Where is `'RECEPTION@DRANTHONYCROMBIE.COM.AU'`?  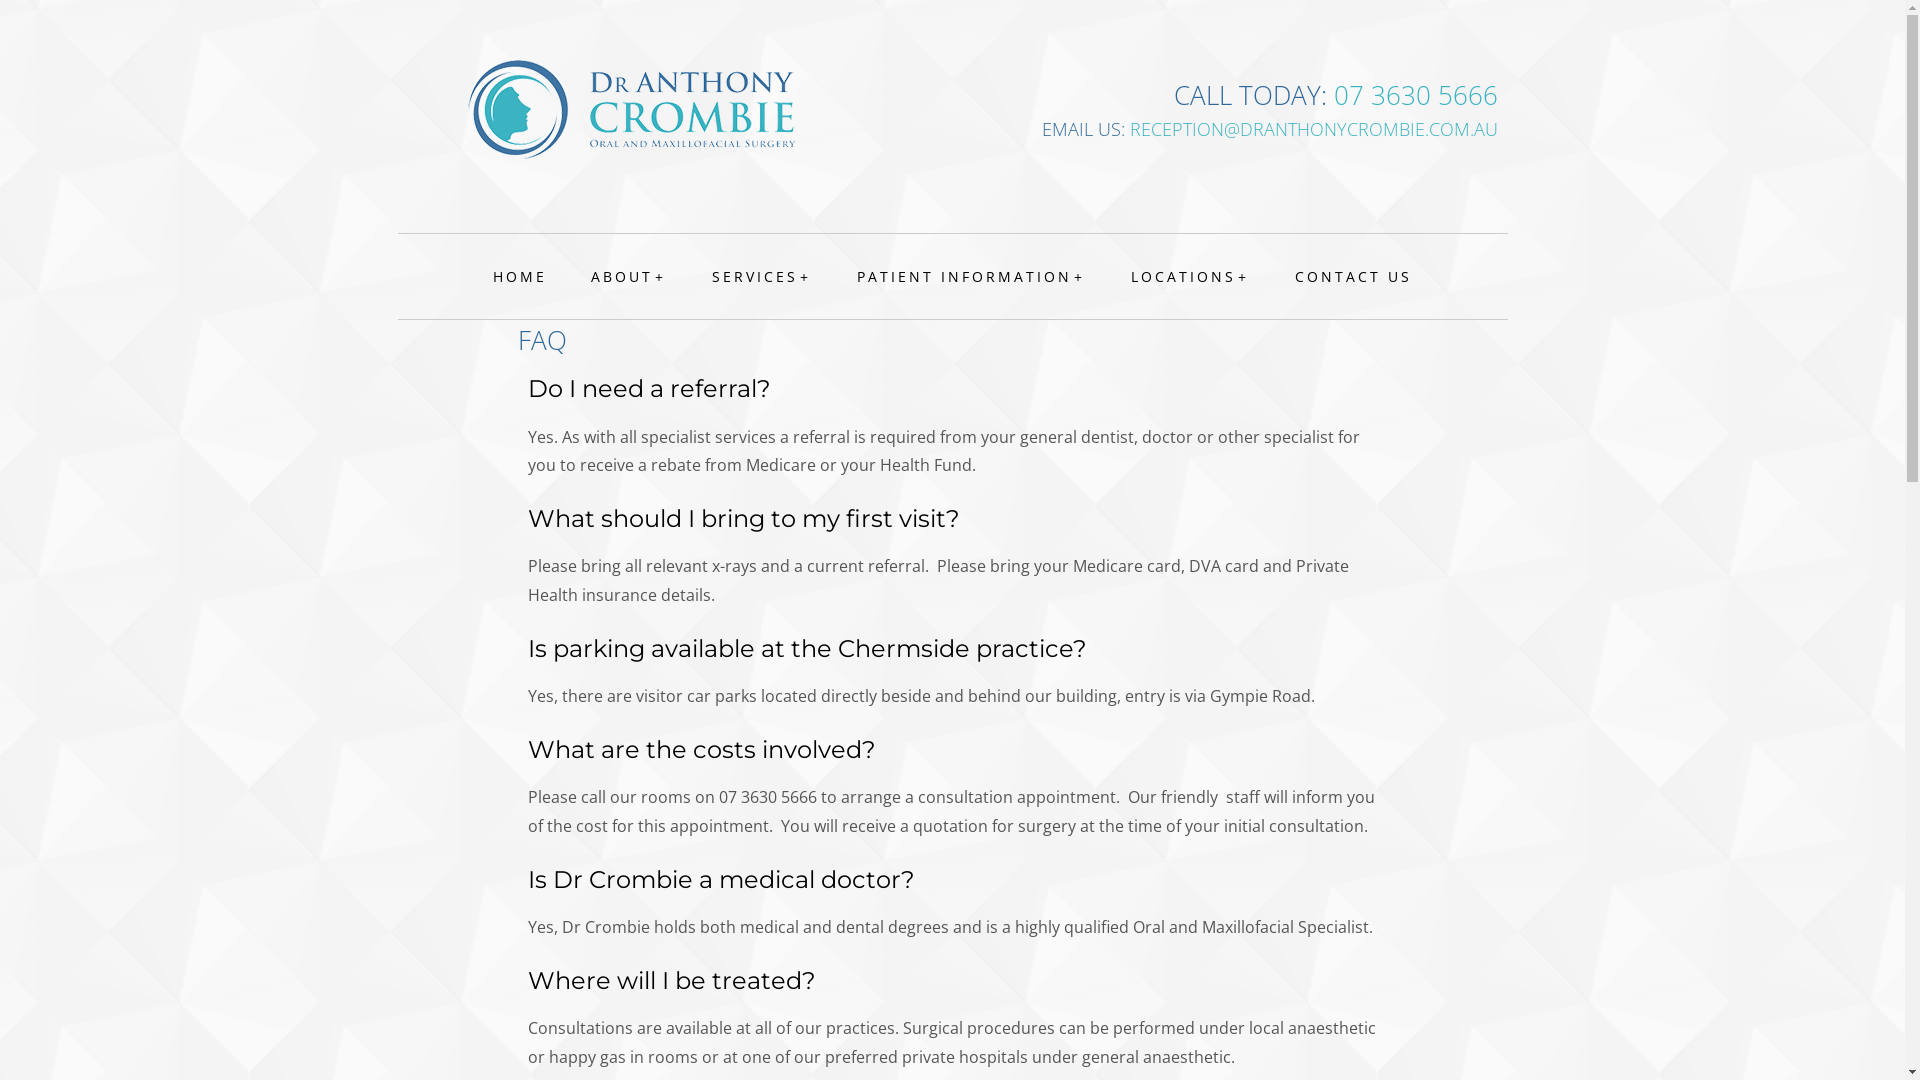 'RECEPTION@DRANTHONYCROMBIE.COM.AU' is located at coordinates (1314, 128).